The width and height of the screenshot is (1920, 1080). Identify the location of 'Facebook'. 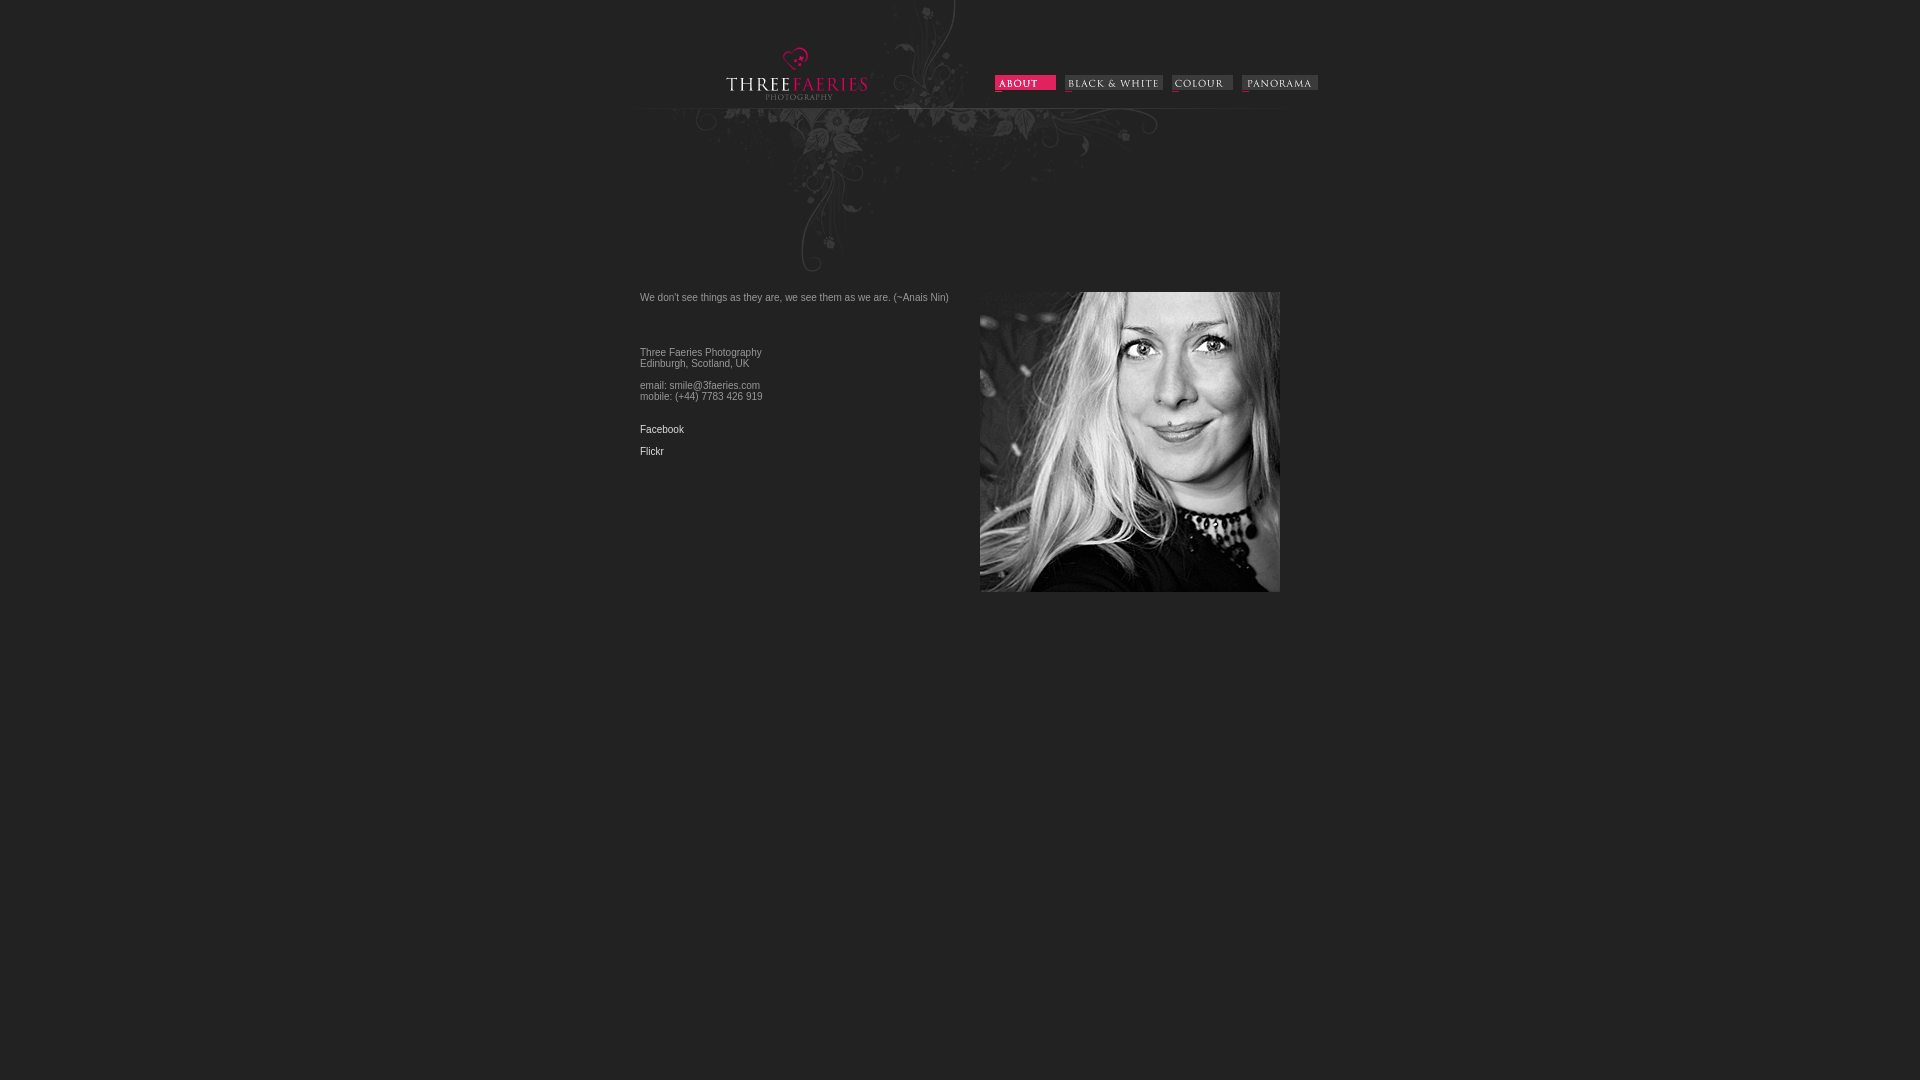
(662, 428).